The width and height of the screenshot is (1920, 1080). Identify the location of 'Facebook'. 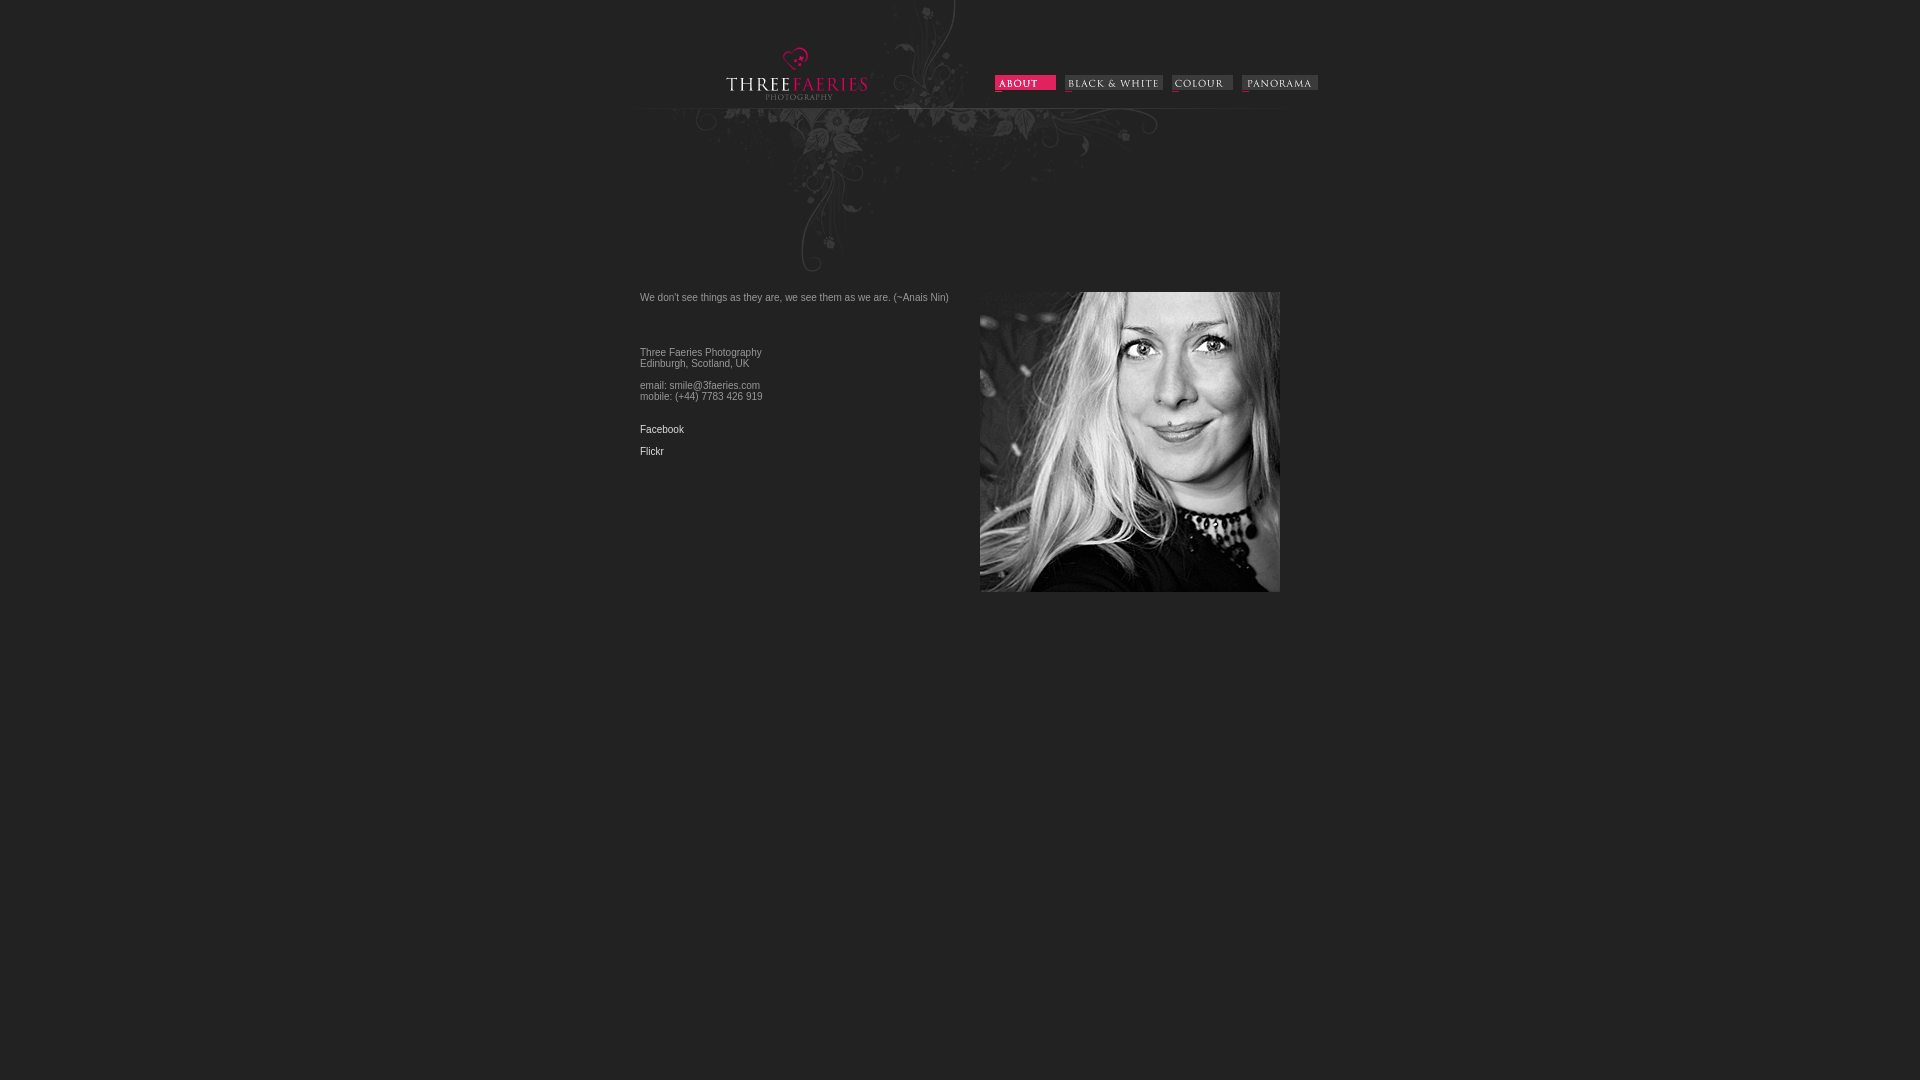
(662, 428).